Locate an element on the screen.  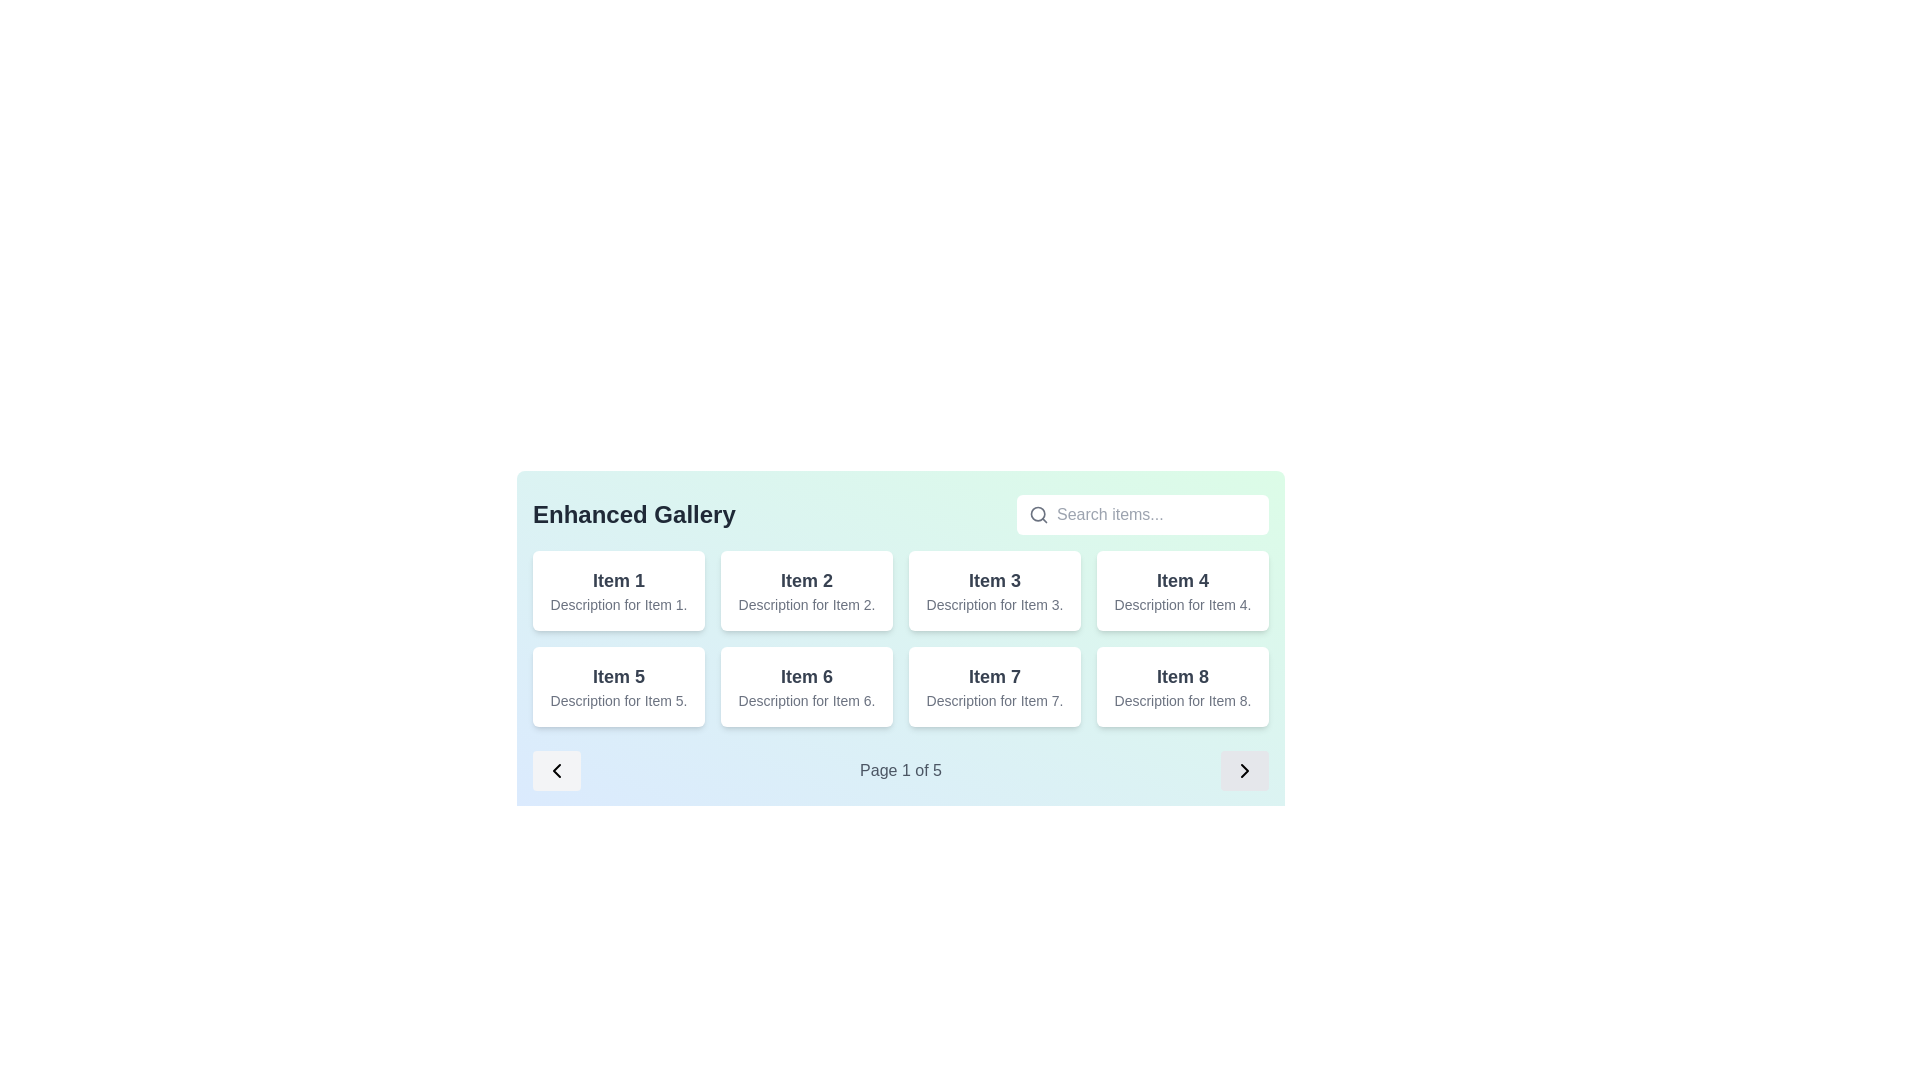
the Card element titled 'Item 4' with a description 'Description for Item 4.' located in the top-right corner of the grid layout is located at coordinates (1182, 589).